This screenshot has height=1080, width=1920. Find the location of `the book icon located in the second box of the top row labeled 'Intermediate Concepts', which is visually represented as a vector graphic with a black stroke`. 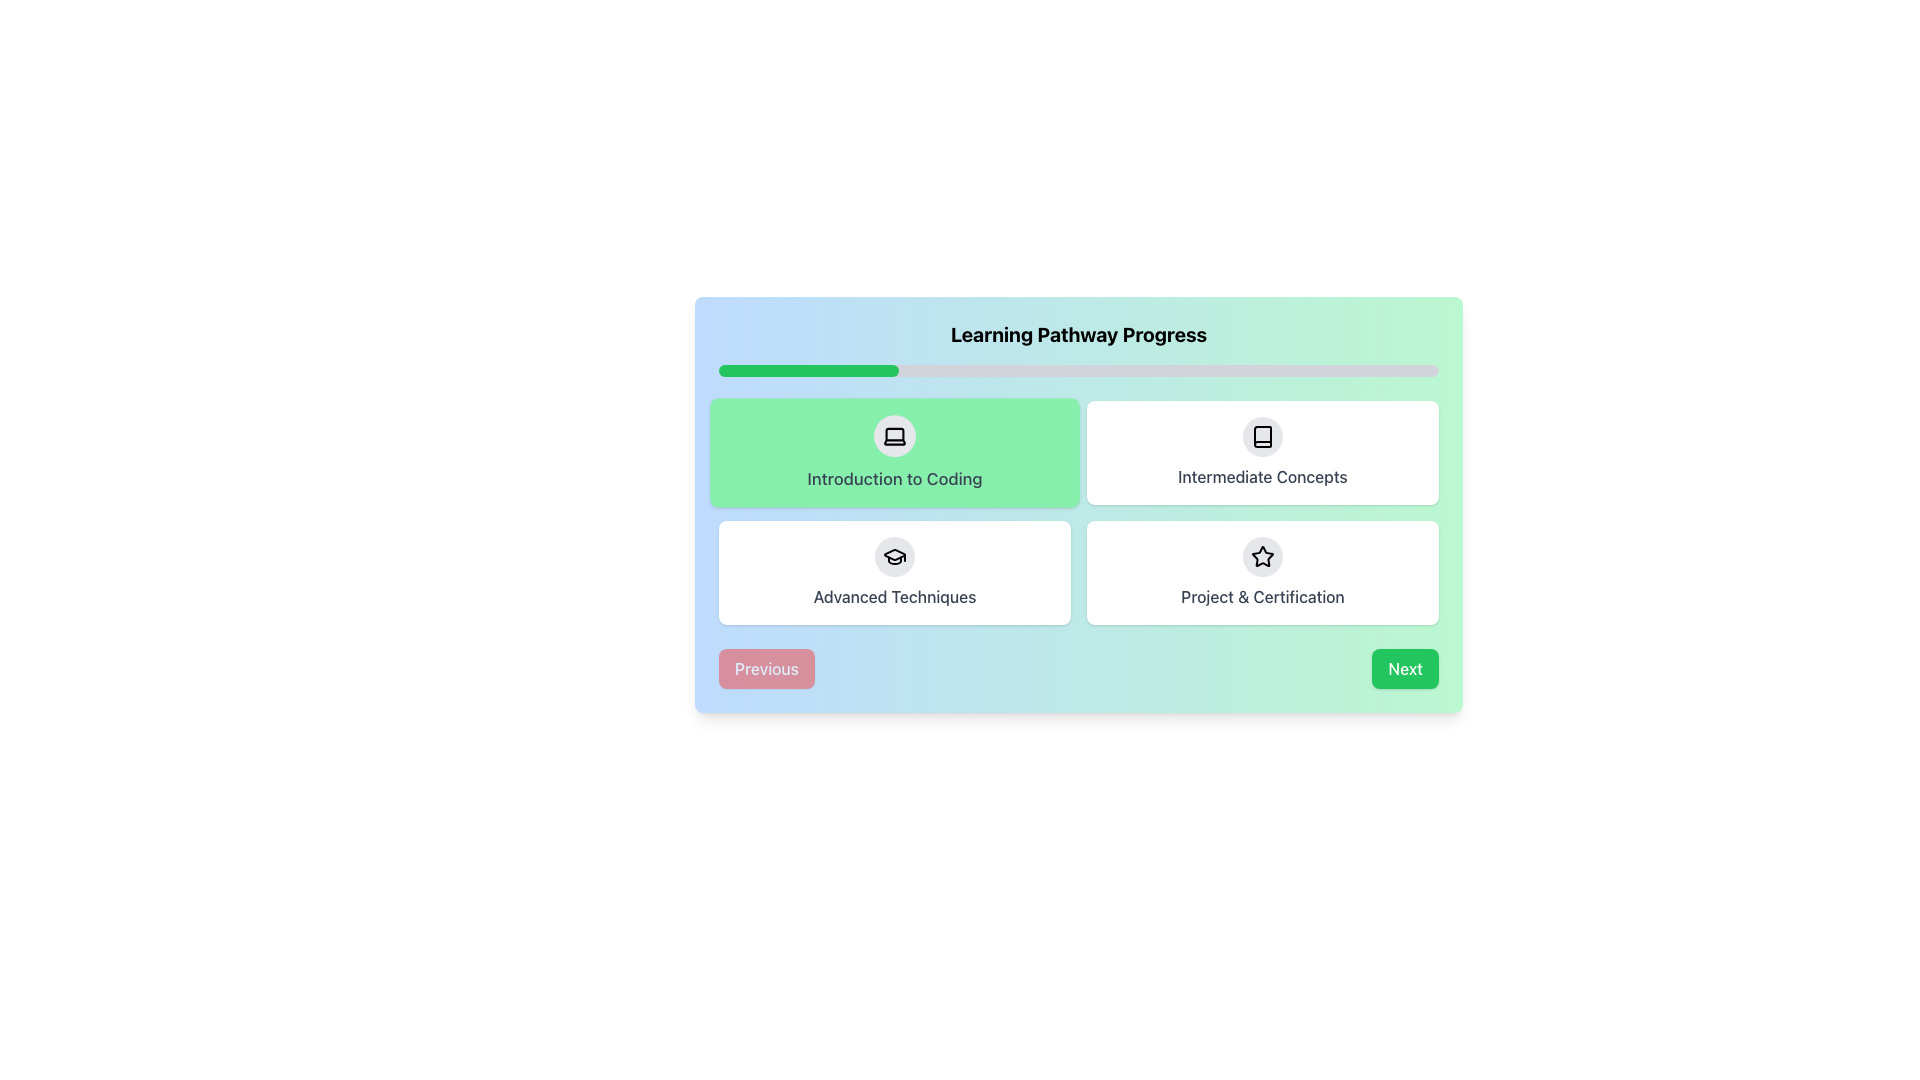

the book icon located in the second box of the top row labeled 'Intermediate Concepts', which is visually represented as a vector graphic with a black stroke is located at coordinates (1261, 435).